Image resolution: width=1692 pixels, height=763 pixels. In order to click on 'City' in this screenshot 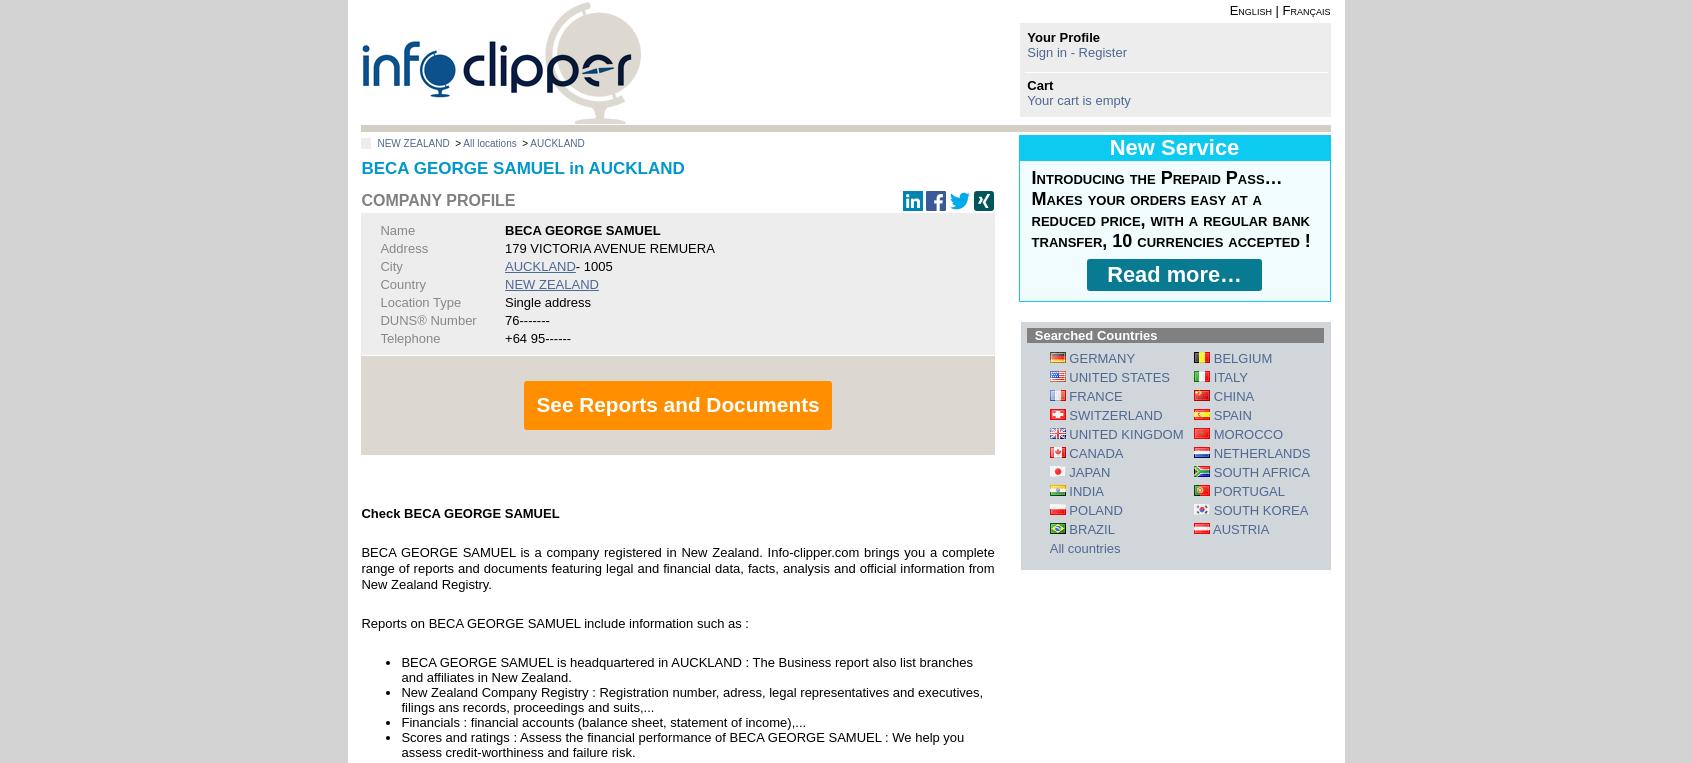, I will do `click(391, 264)`.